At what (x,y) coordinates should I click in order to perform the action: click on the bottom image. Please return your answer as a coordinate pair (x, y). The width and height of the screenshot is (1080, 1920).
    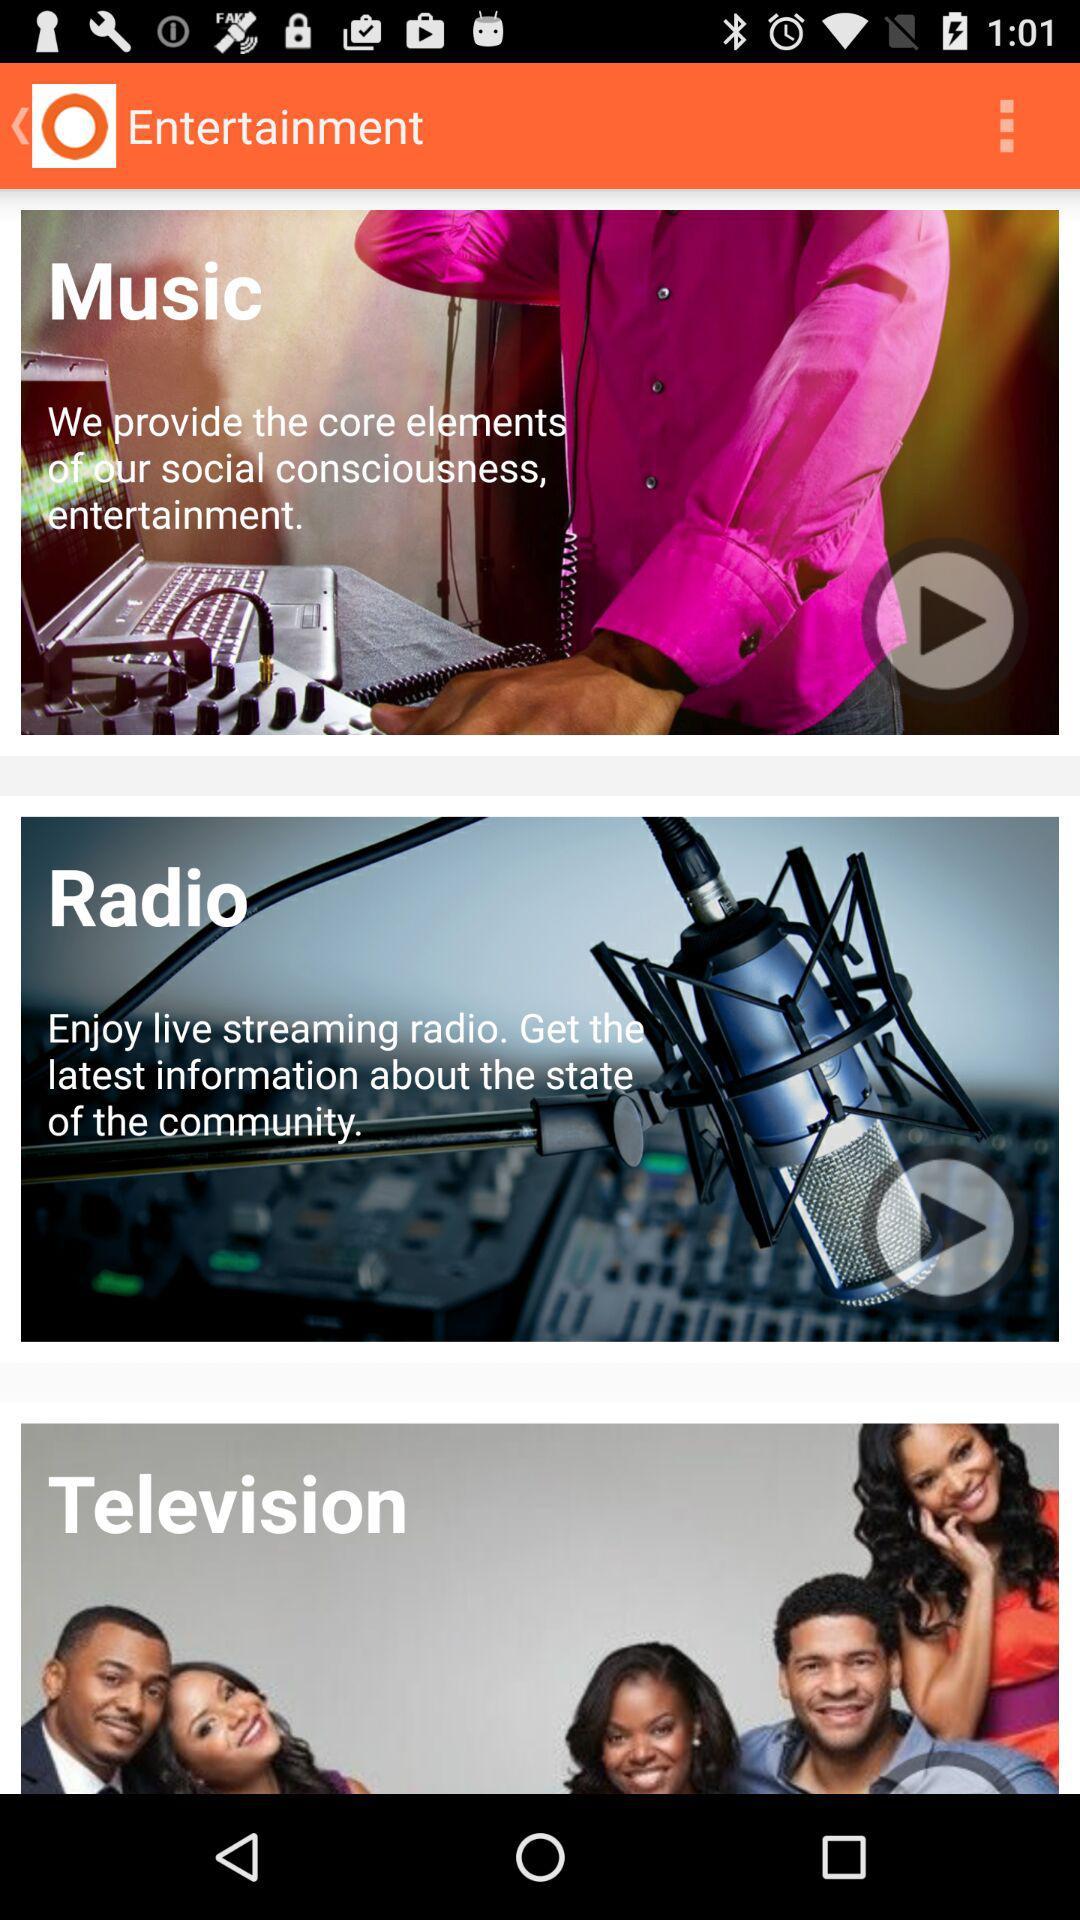
    Looking at the image, I should click on (540, 1608).